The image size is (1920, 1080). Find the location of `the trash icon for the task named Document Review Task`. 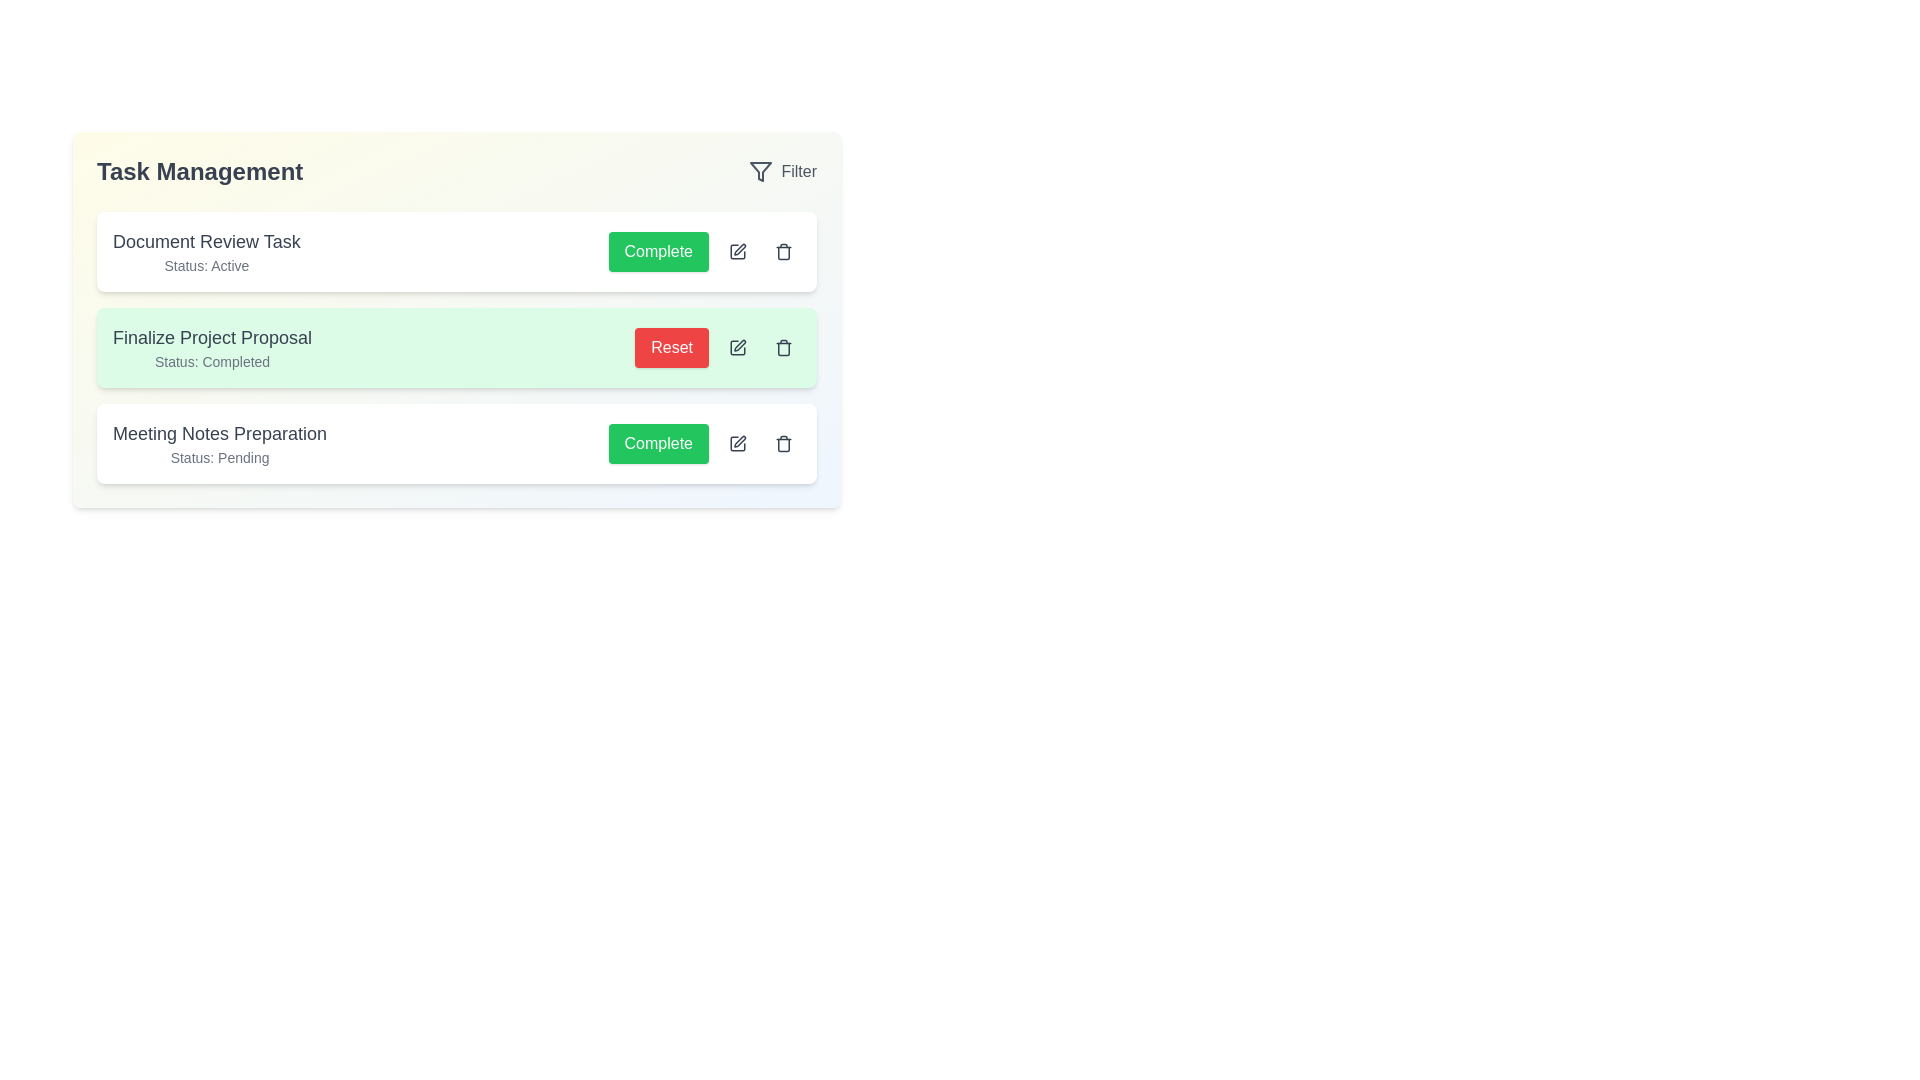

the trash icon for the task named Document Review Task is located at coordinates (782, 250).